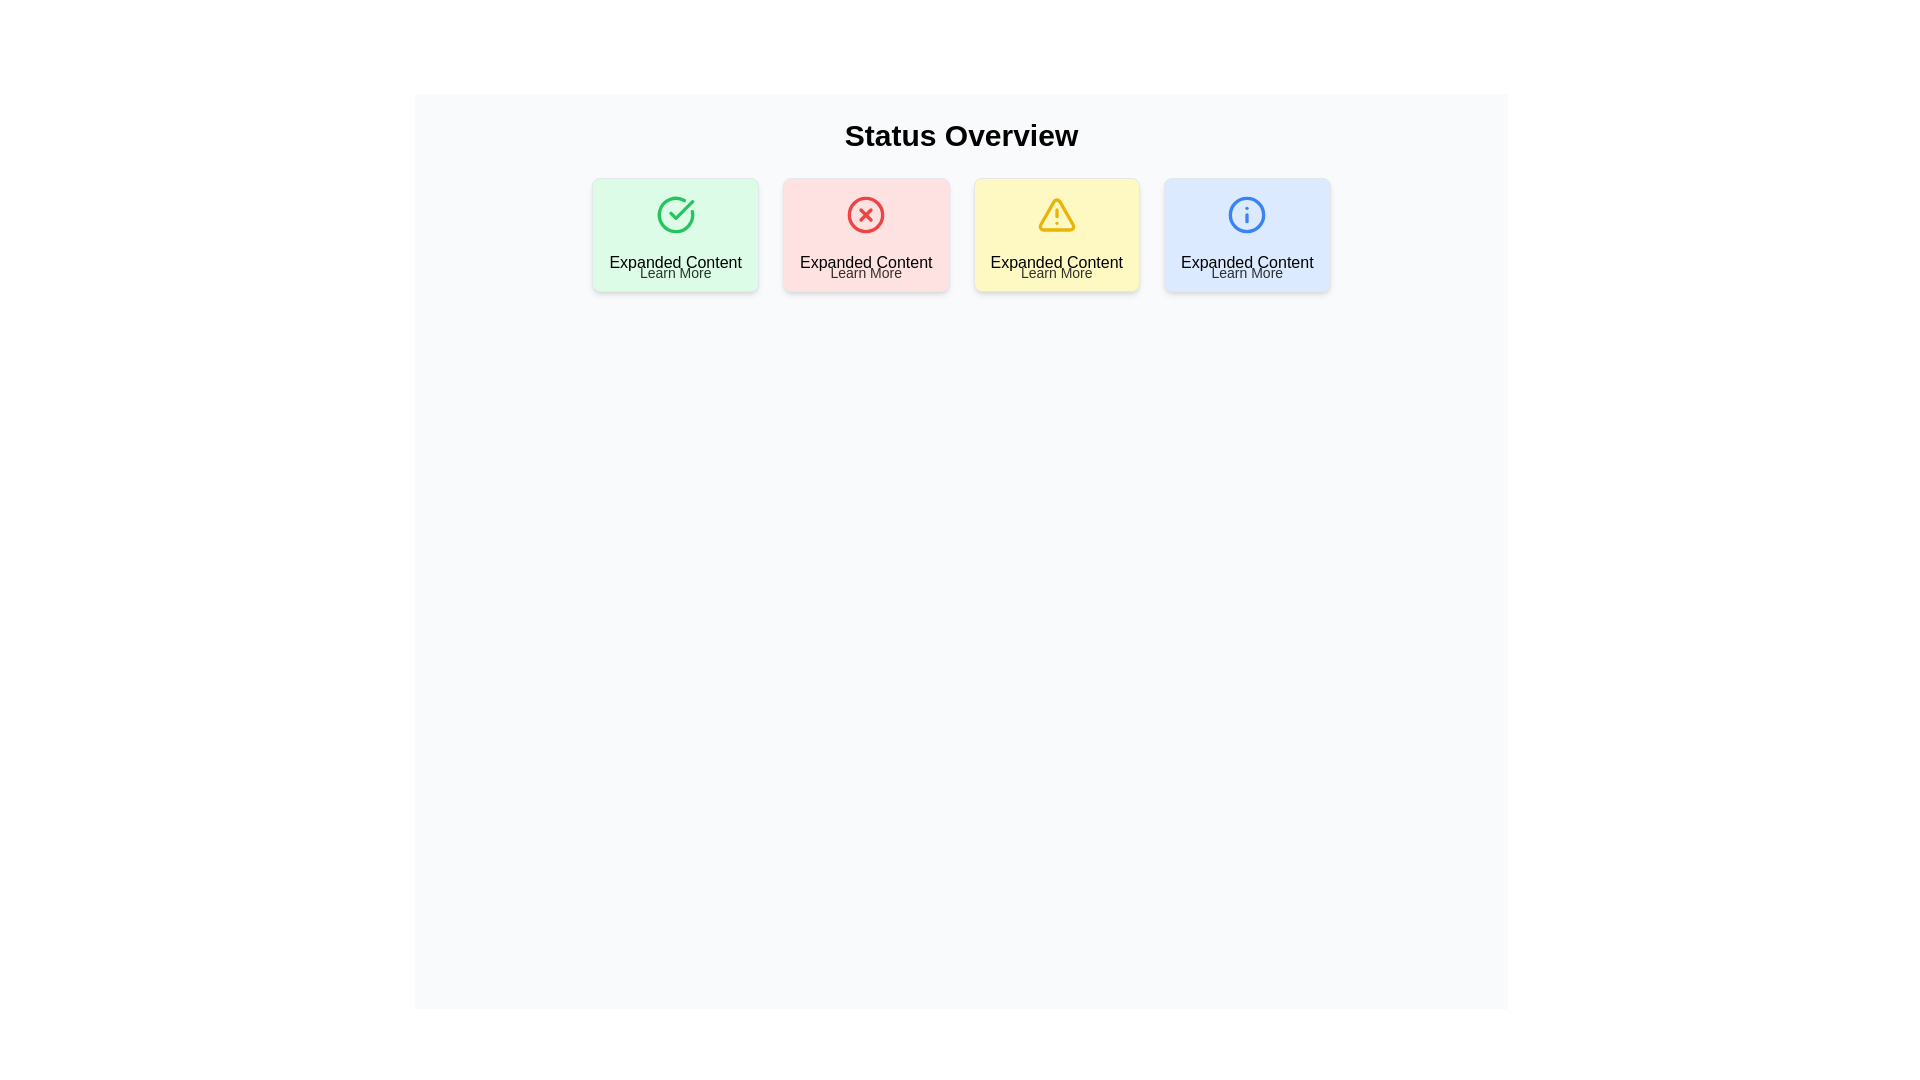 Image resolution: width=1920 pixels, height=1080 pixels. Describe the element at coordinates (866, 215) in the screenshot. I see `the error status icon located at the top-center of the second card from the left, above the text 'Expanded Content' and 'Learn More'` at that location.